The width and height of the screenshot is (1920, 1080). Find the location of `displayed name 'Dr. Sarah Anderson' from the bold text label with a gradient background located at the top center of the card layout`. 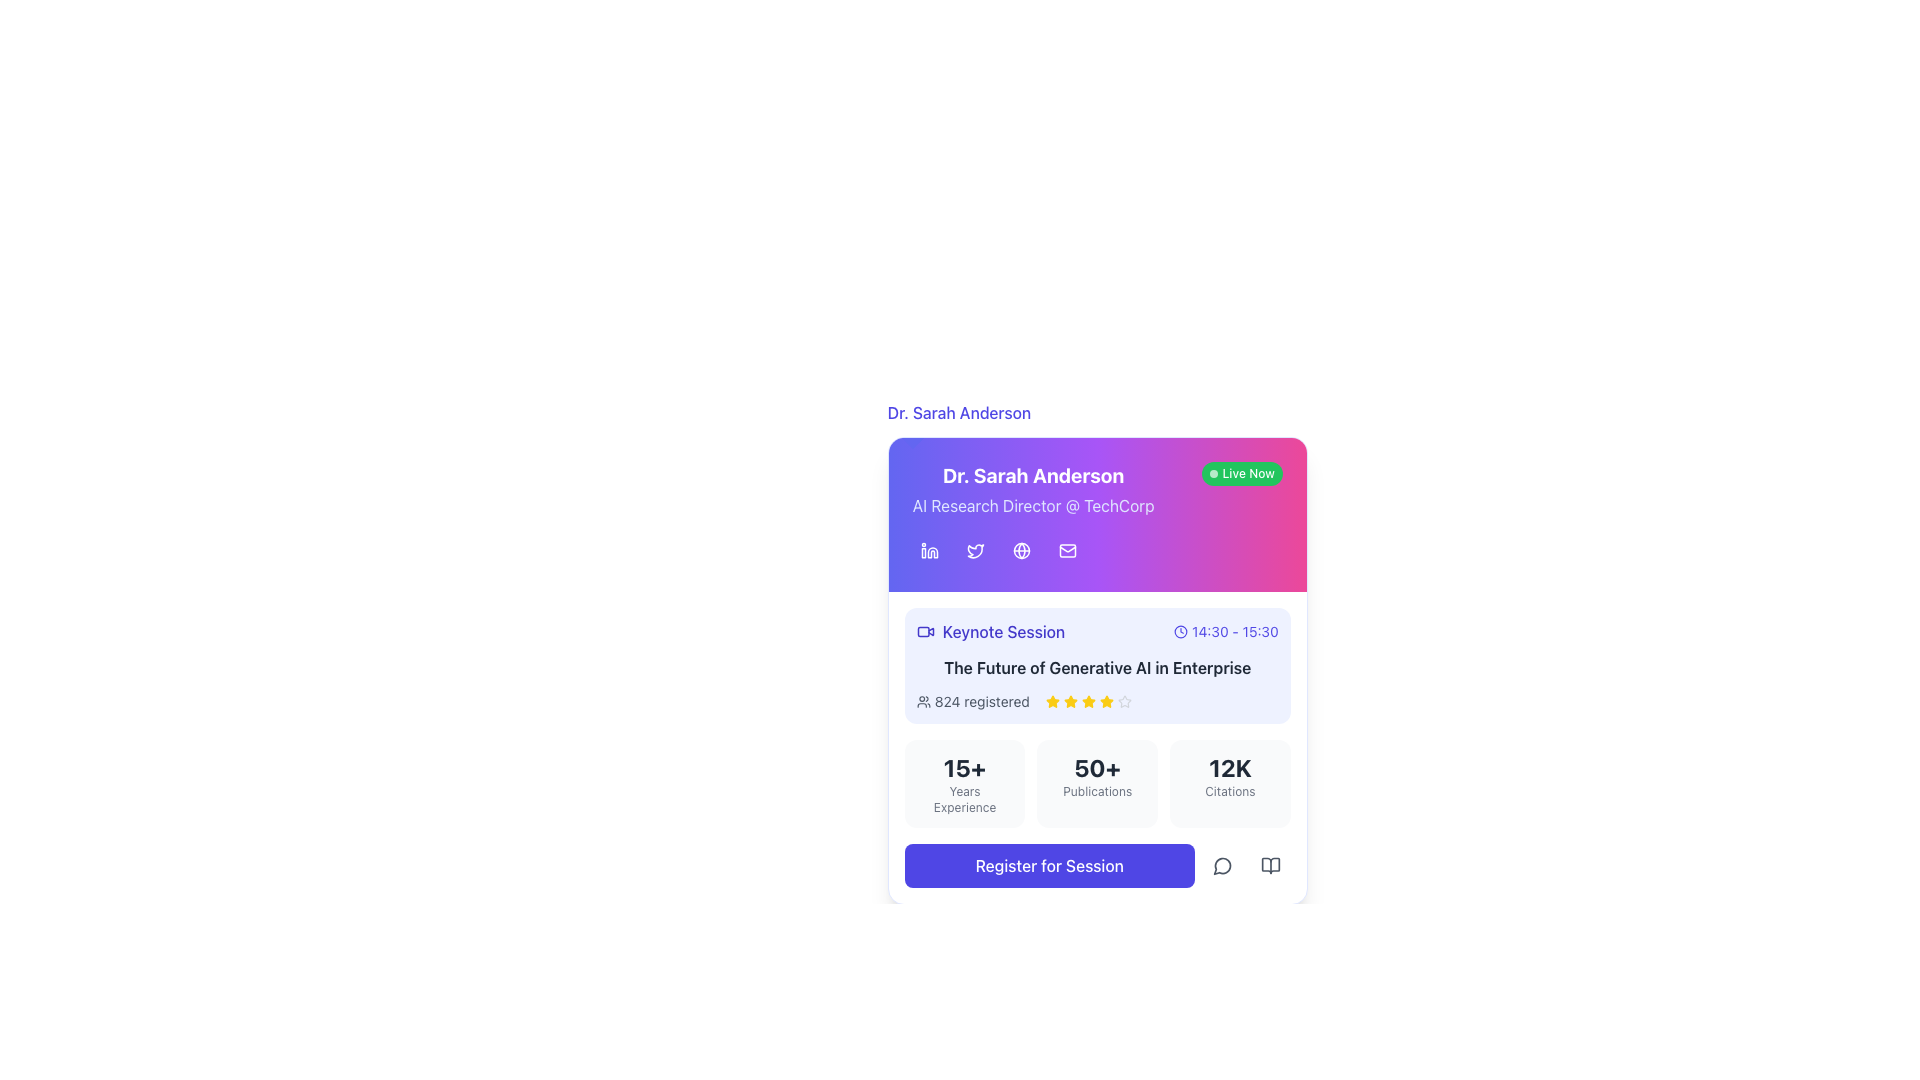

displayed name 'Dr. Sarah Anderson' from the bold text label with a gradient background located at the top center of the card layout is located at coordinates (1033, 475).